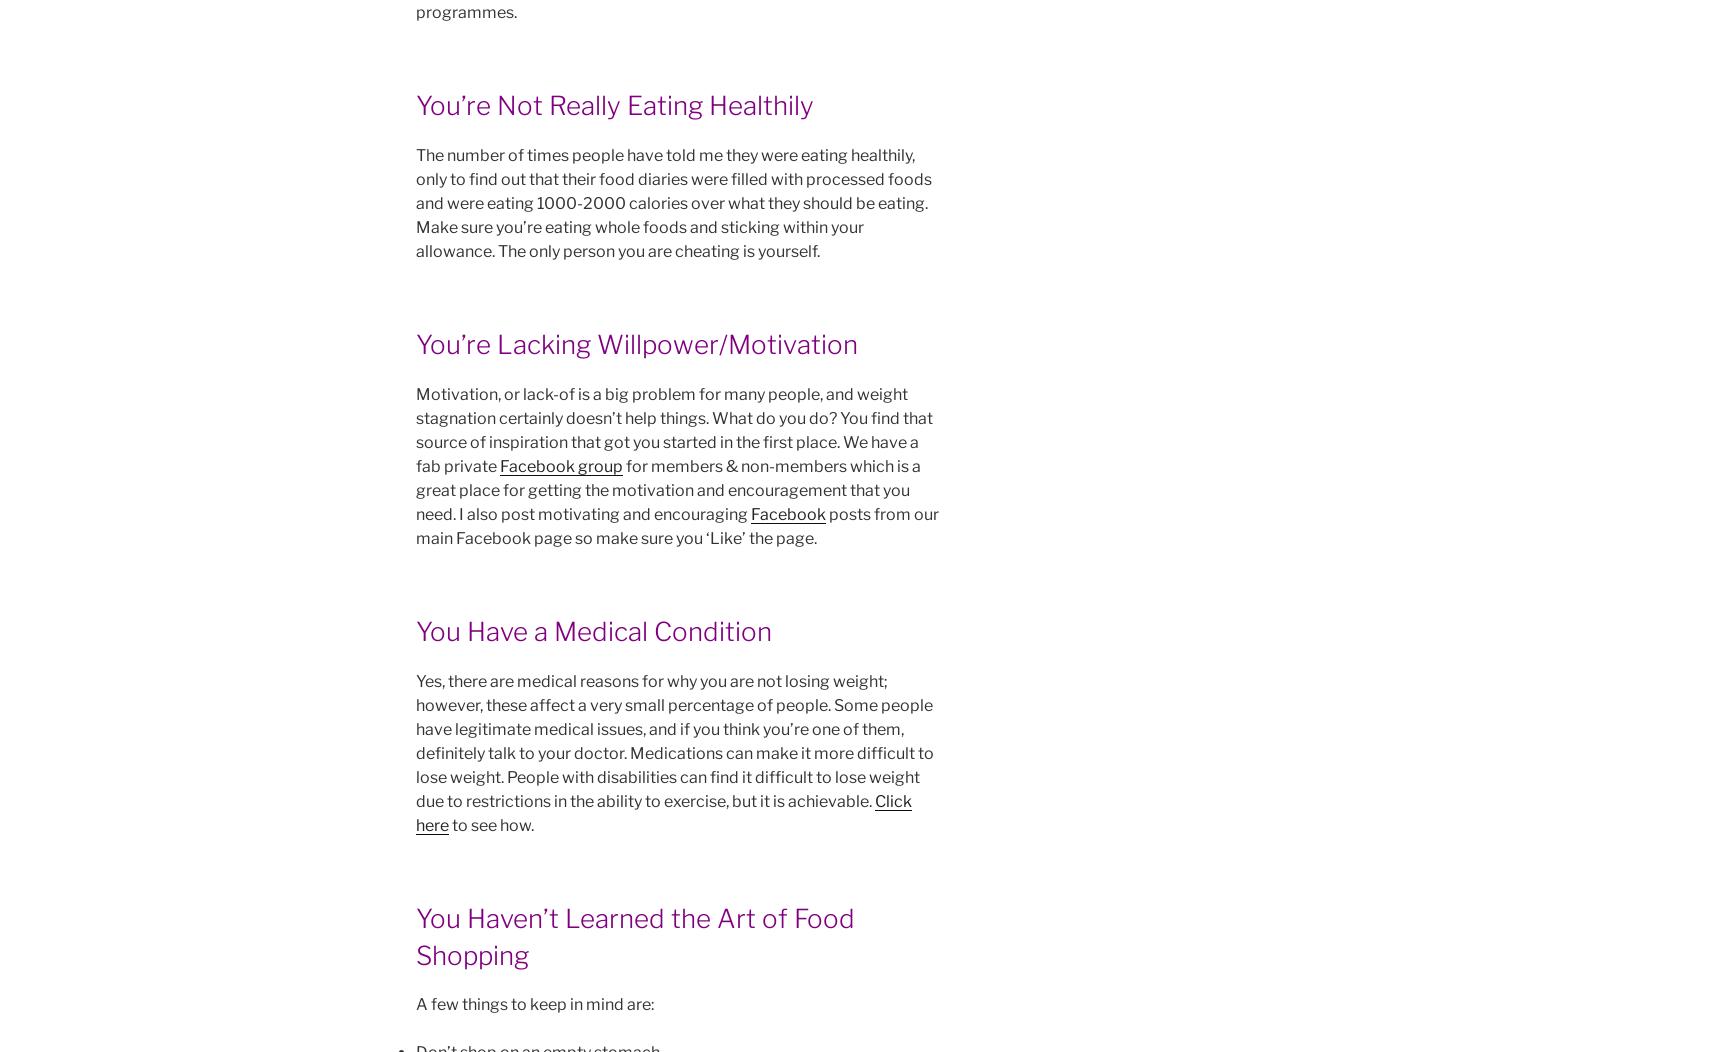 The width and height of the screenshot is (1735, 1052). I want to click on 'A few things to keep in mind are:', so click(534, 1004).